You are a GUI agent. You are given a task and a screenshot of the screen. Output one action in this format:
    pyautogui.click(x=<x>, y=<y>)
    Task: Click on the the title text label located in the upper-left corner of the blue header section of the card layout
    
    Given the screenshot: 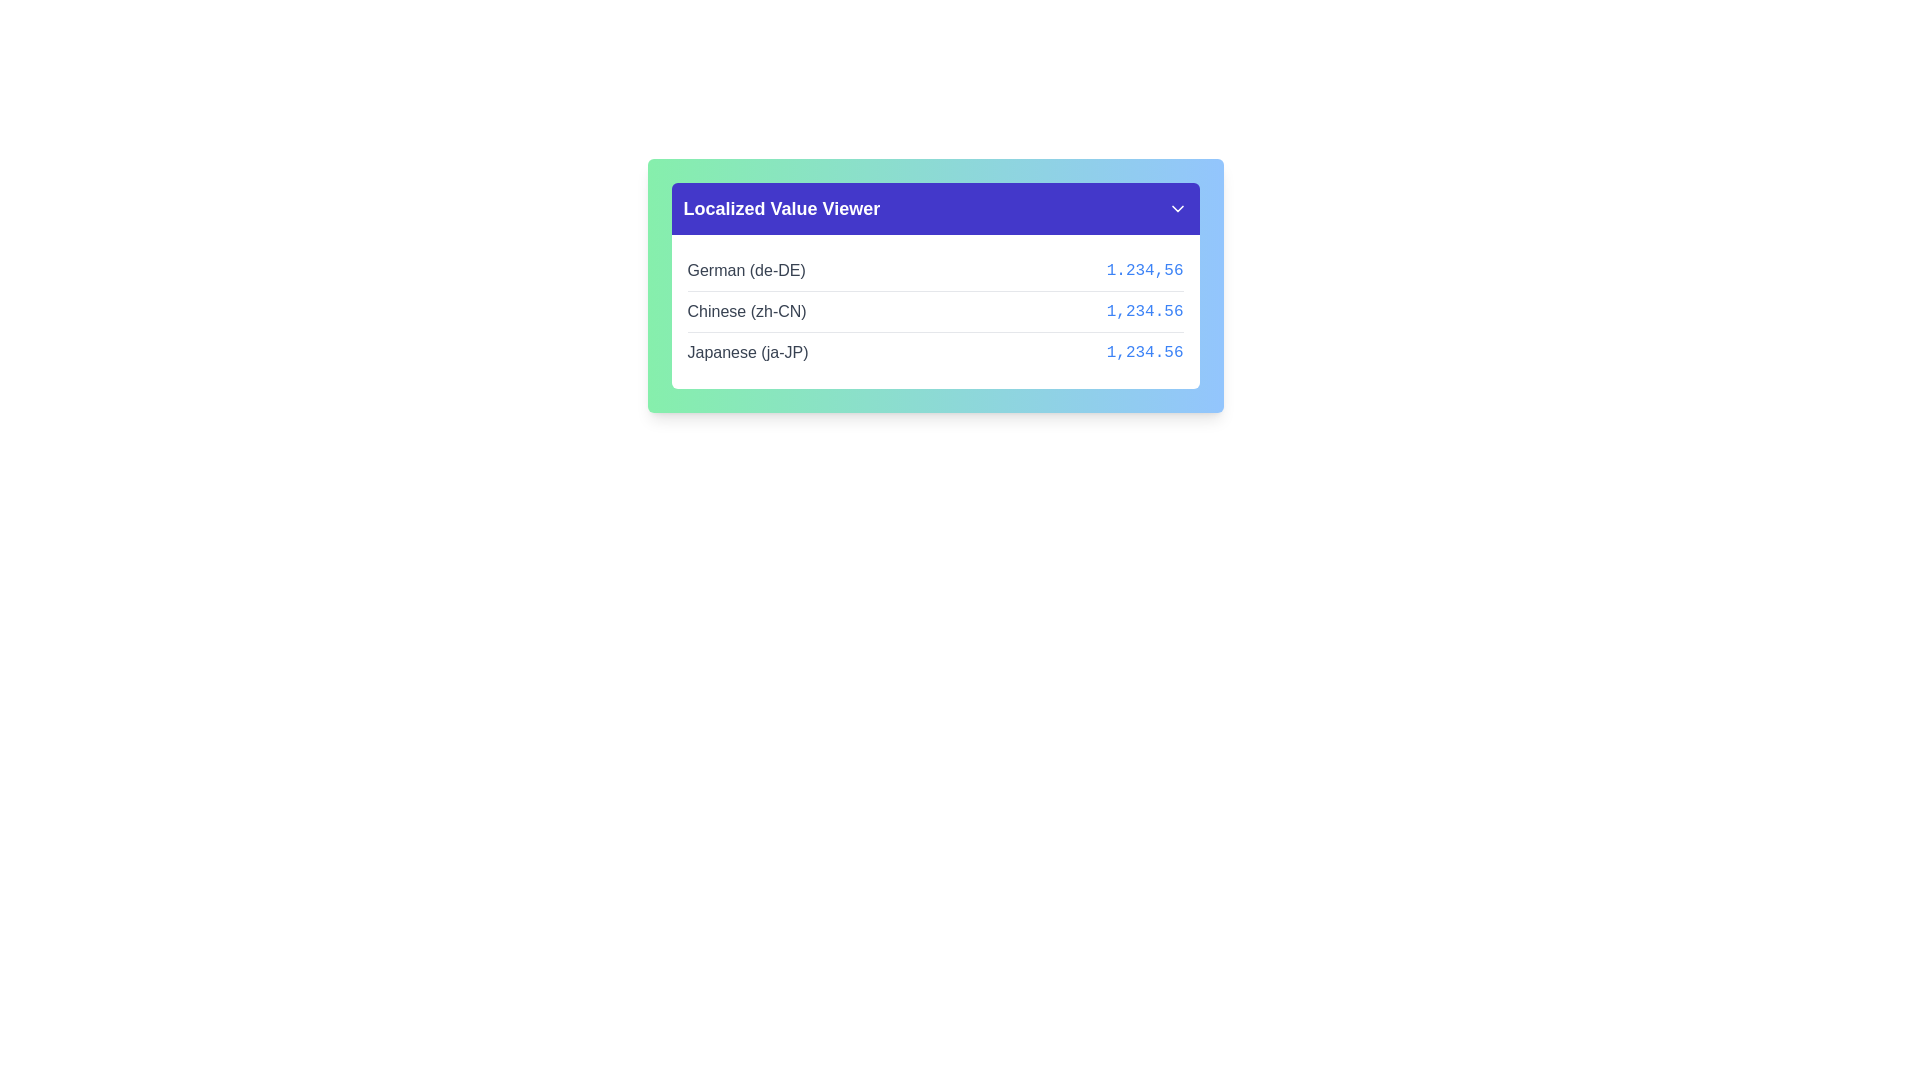 What is the action you would take?
    pyautogui.click(x=780, y=208)
    